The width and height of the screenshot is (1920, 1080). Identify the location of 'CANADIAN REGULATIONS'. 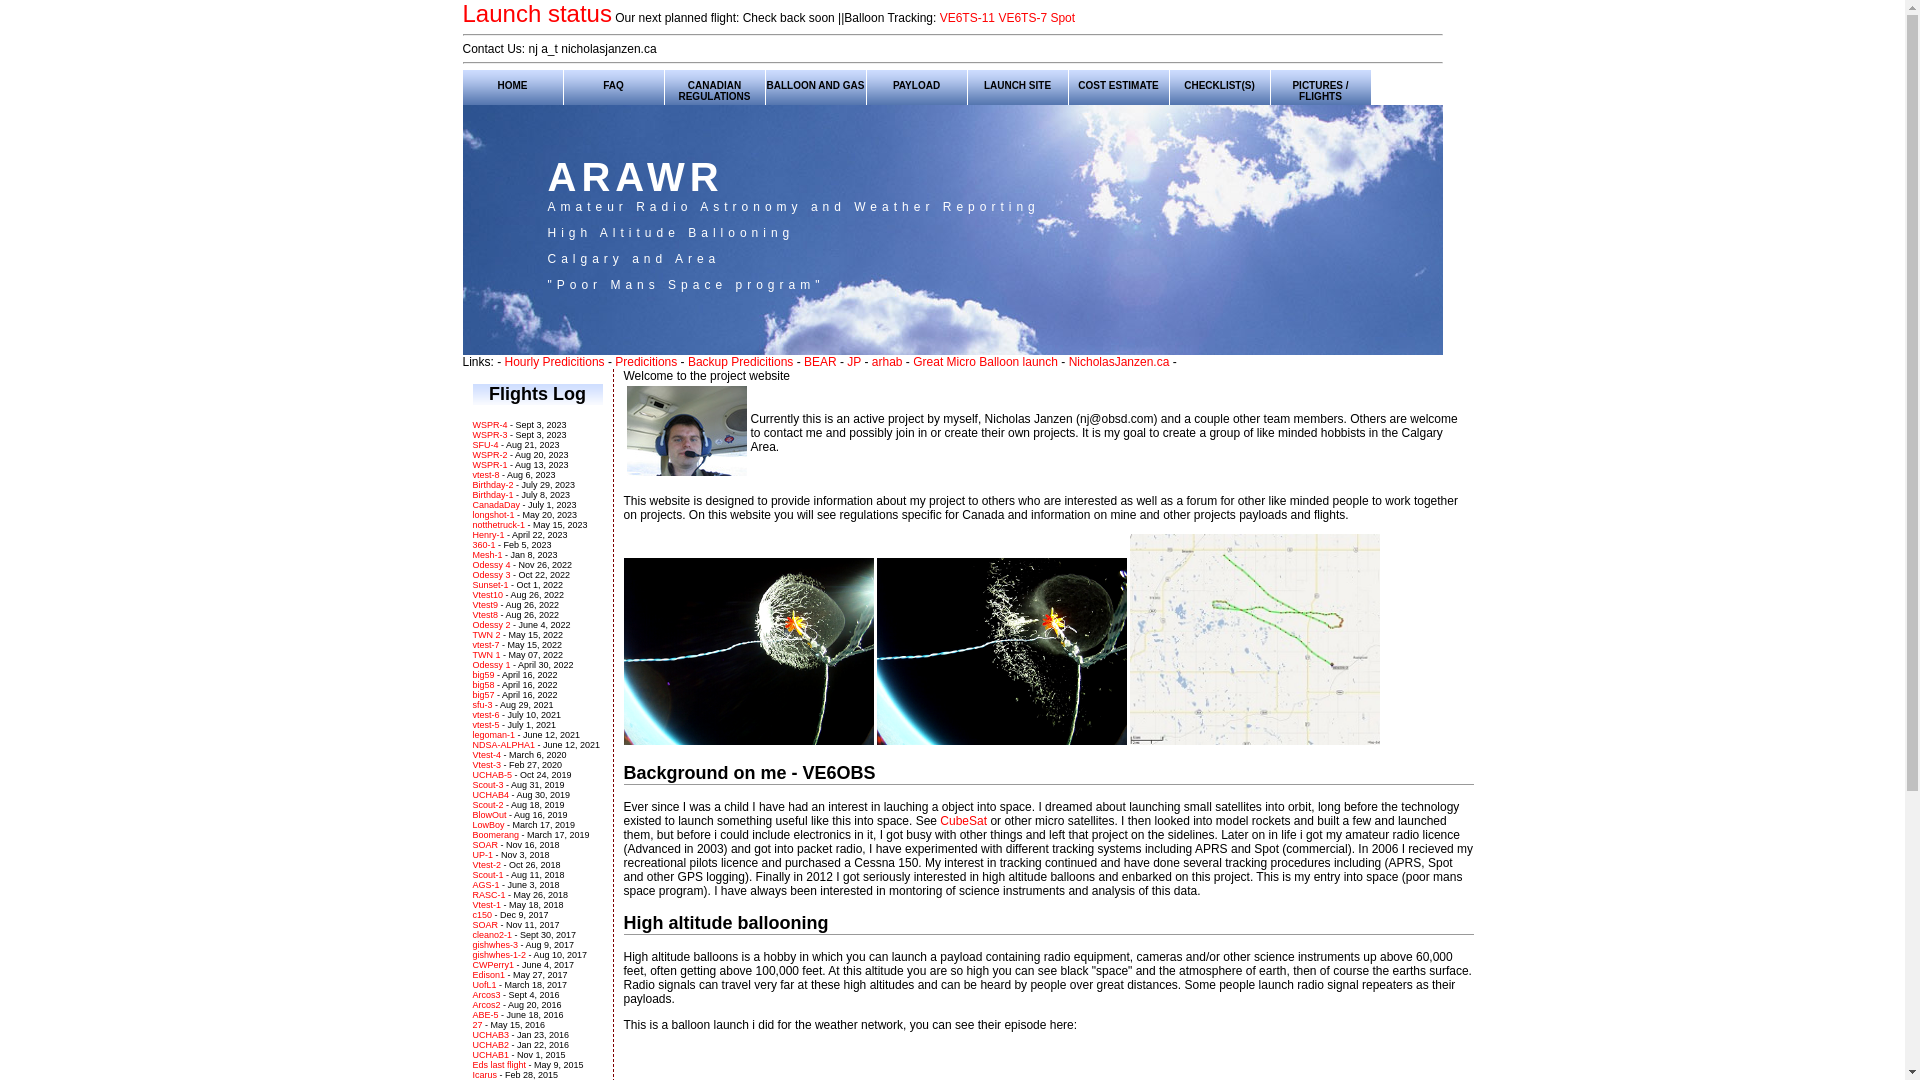
(714, 83).